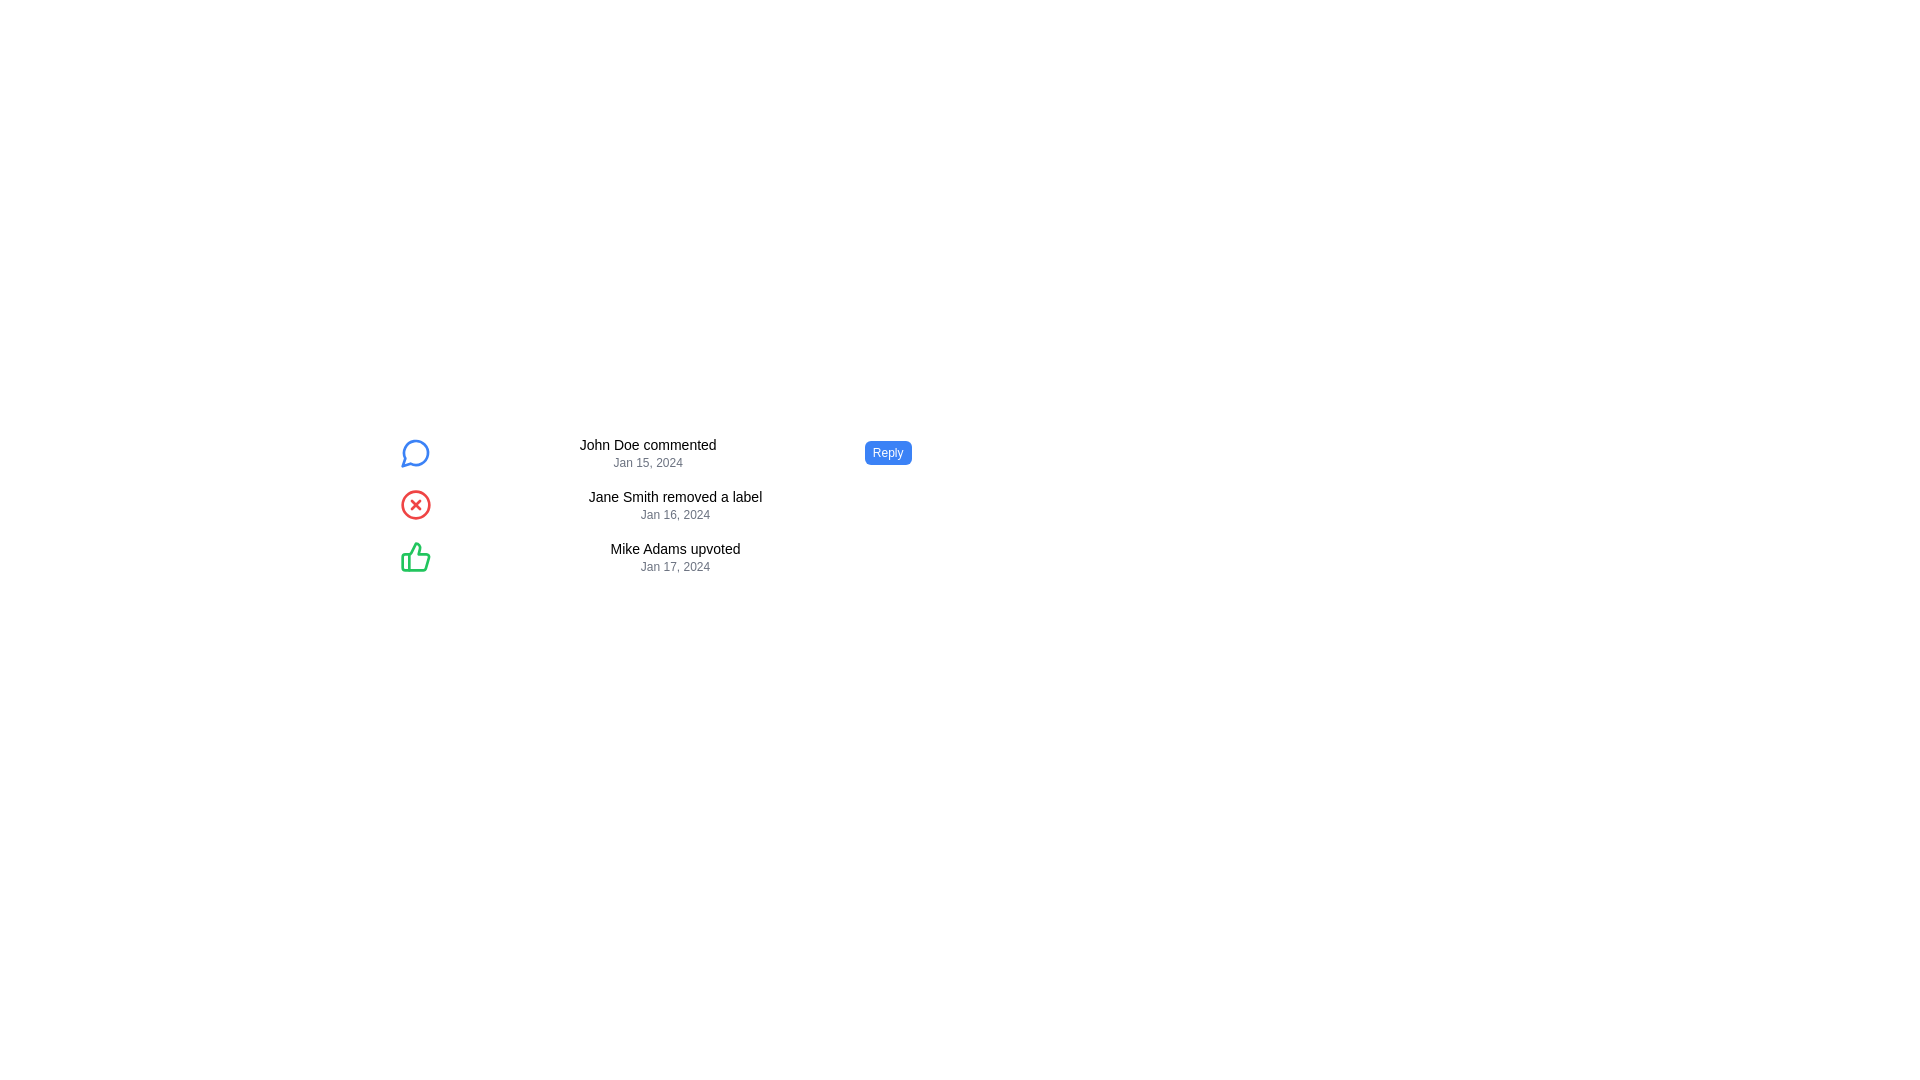 This screenshot has width=1920, height=1080. I want to click on text label displaying 'Mike Adams upvoted' with the date 'Jan 17, 2024' located below 'Jane Smith removed a label', so click(675, 556).